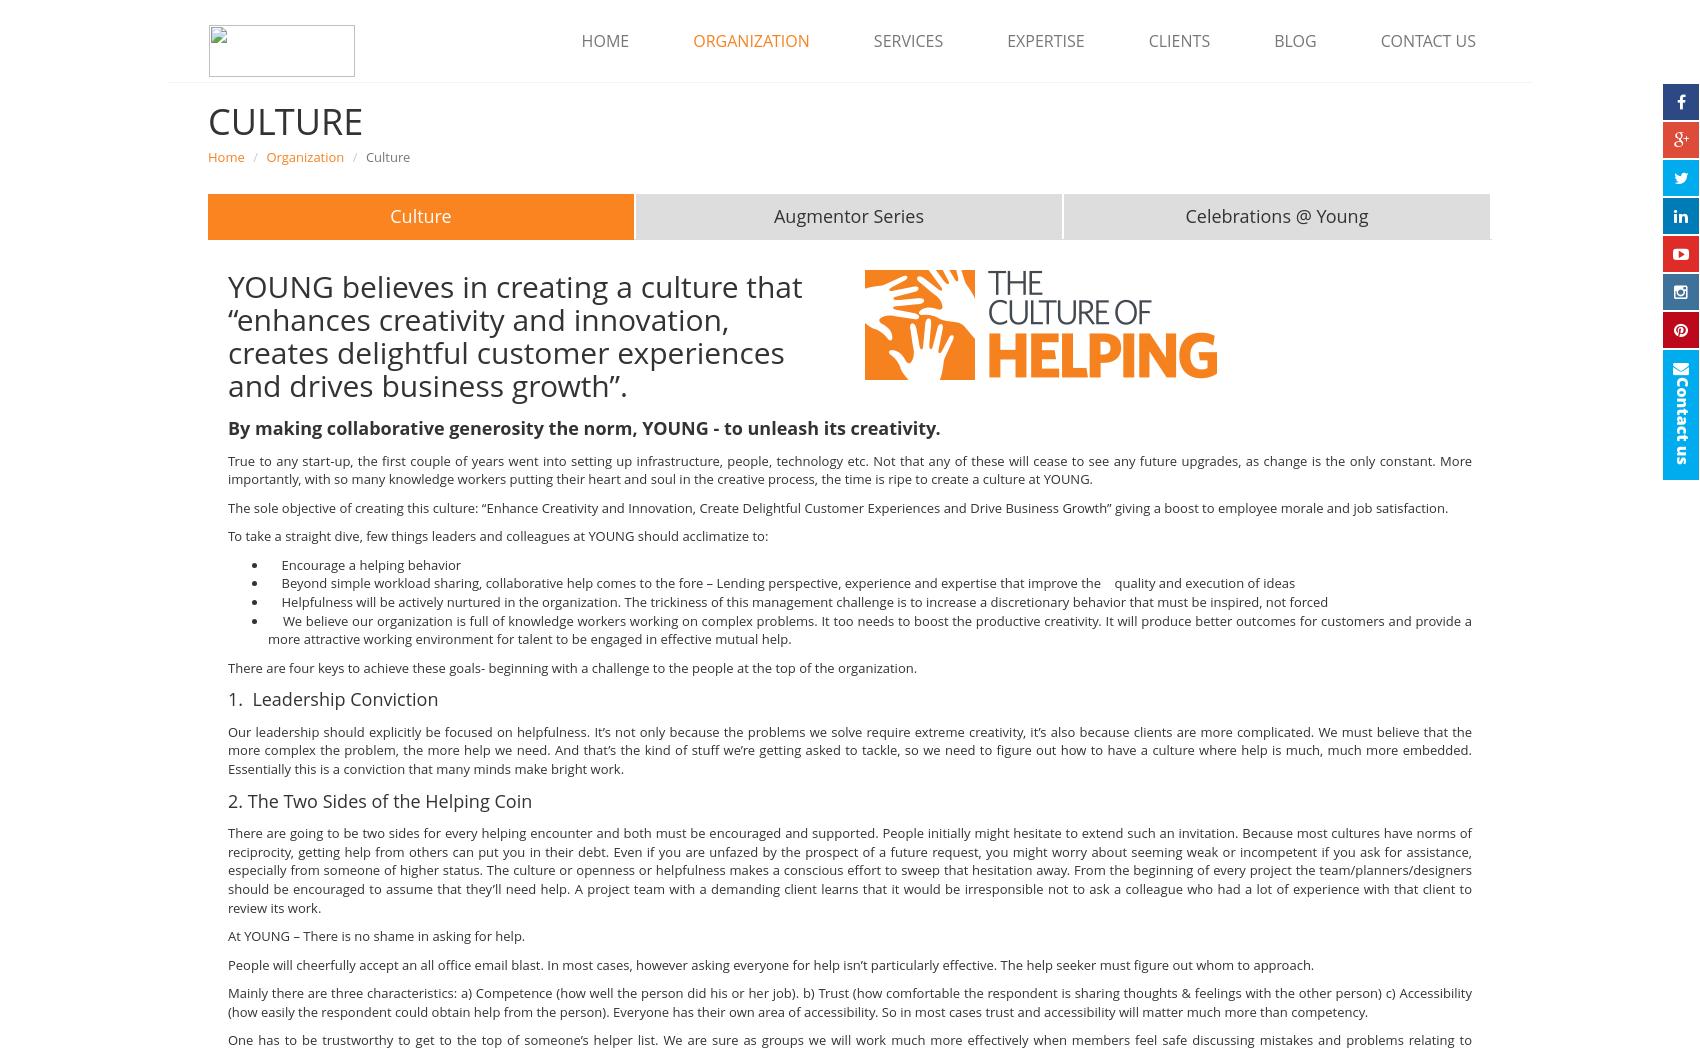 The width and height of the screenshot is (1700, 1054). What do you see at coordinates (378, 798) in the screenshot?
I see `'2. The Two Sides of the Helping Coin'` at bounding box center [378, 798].